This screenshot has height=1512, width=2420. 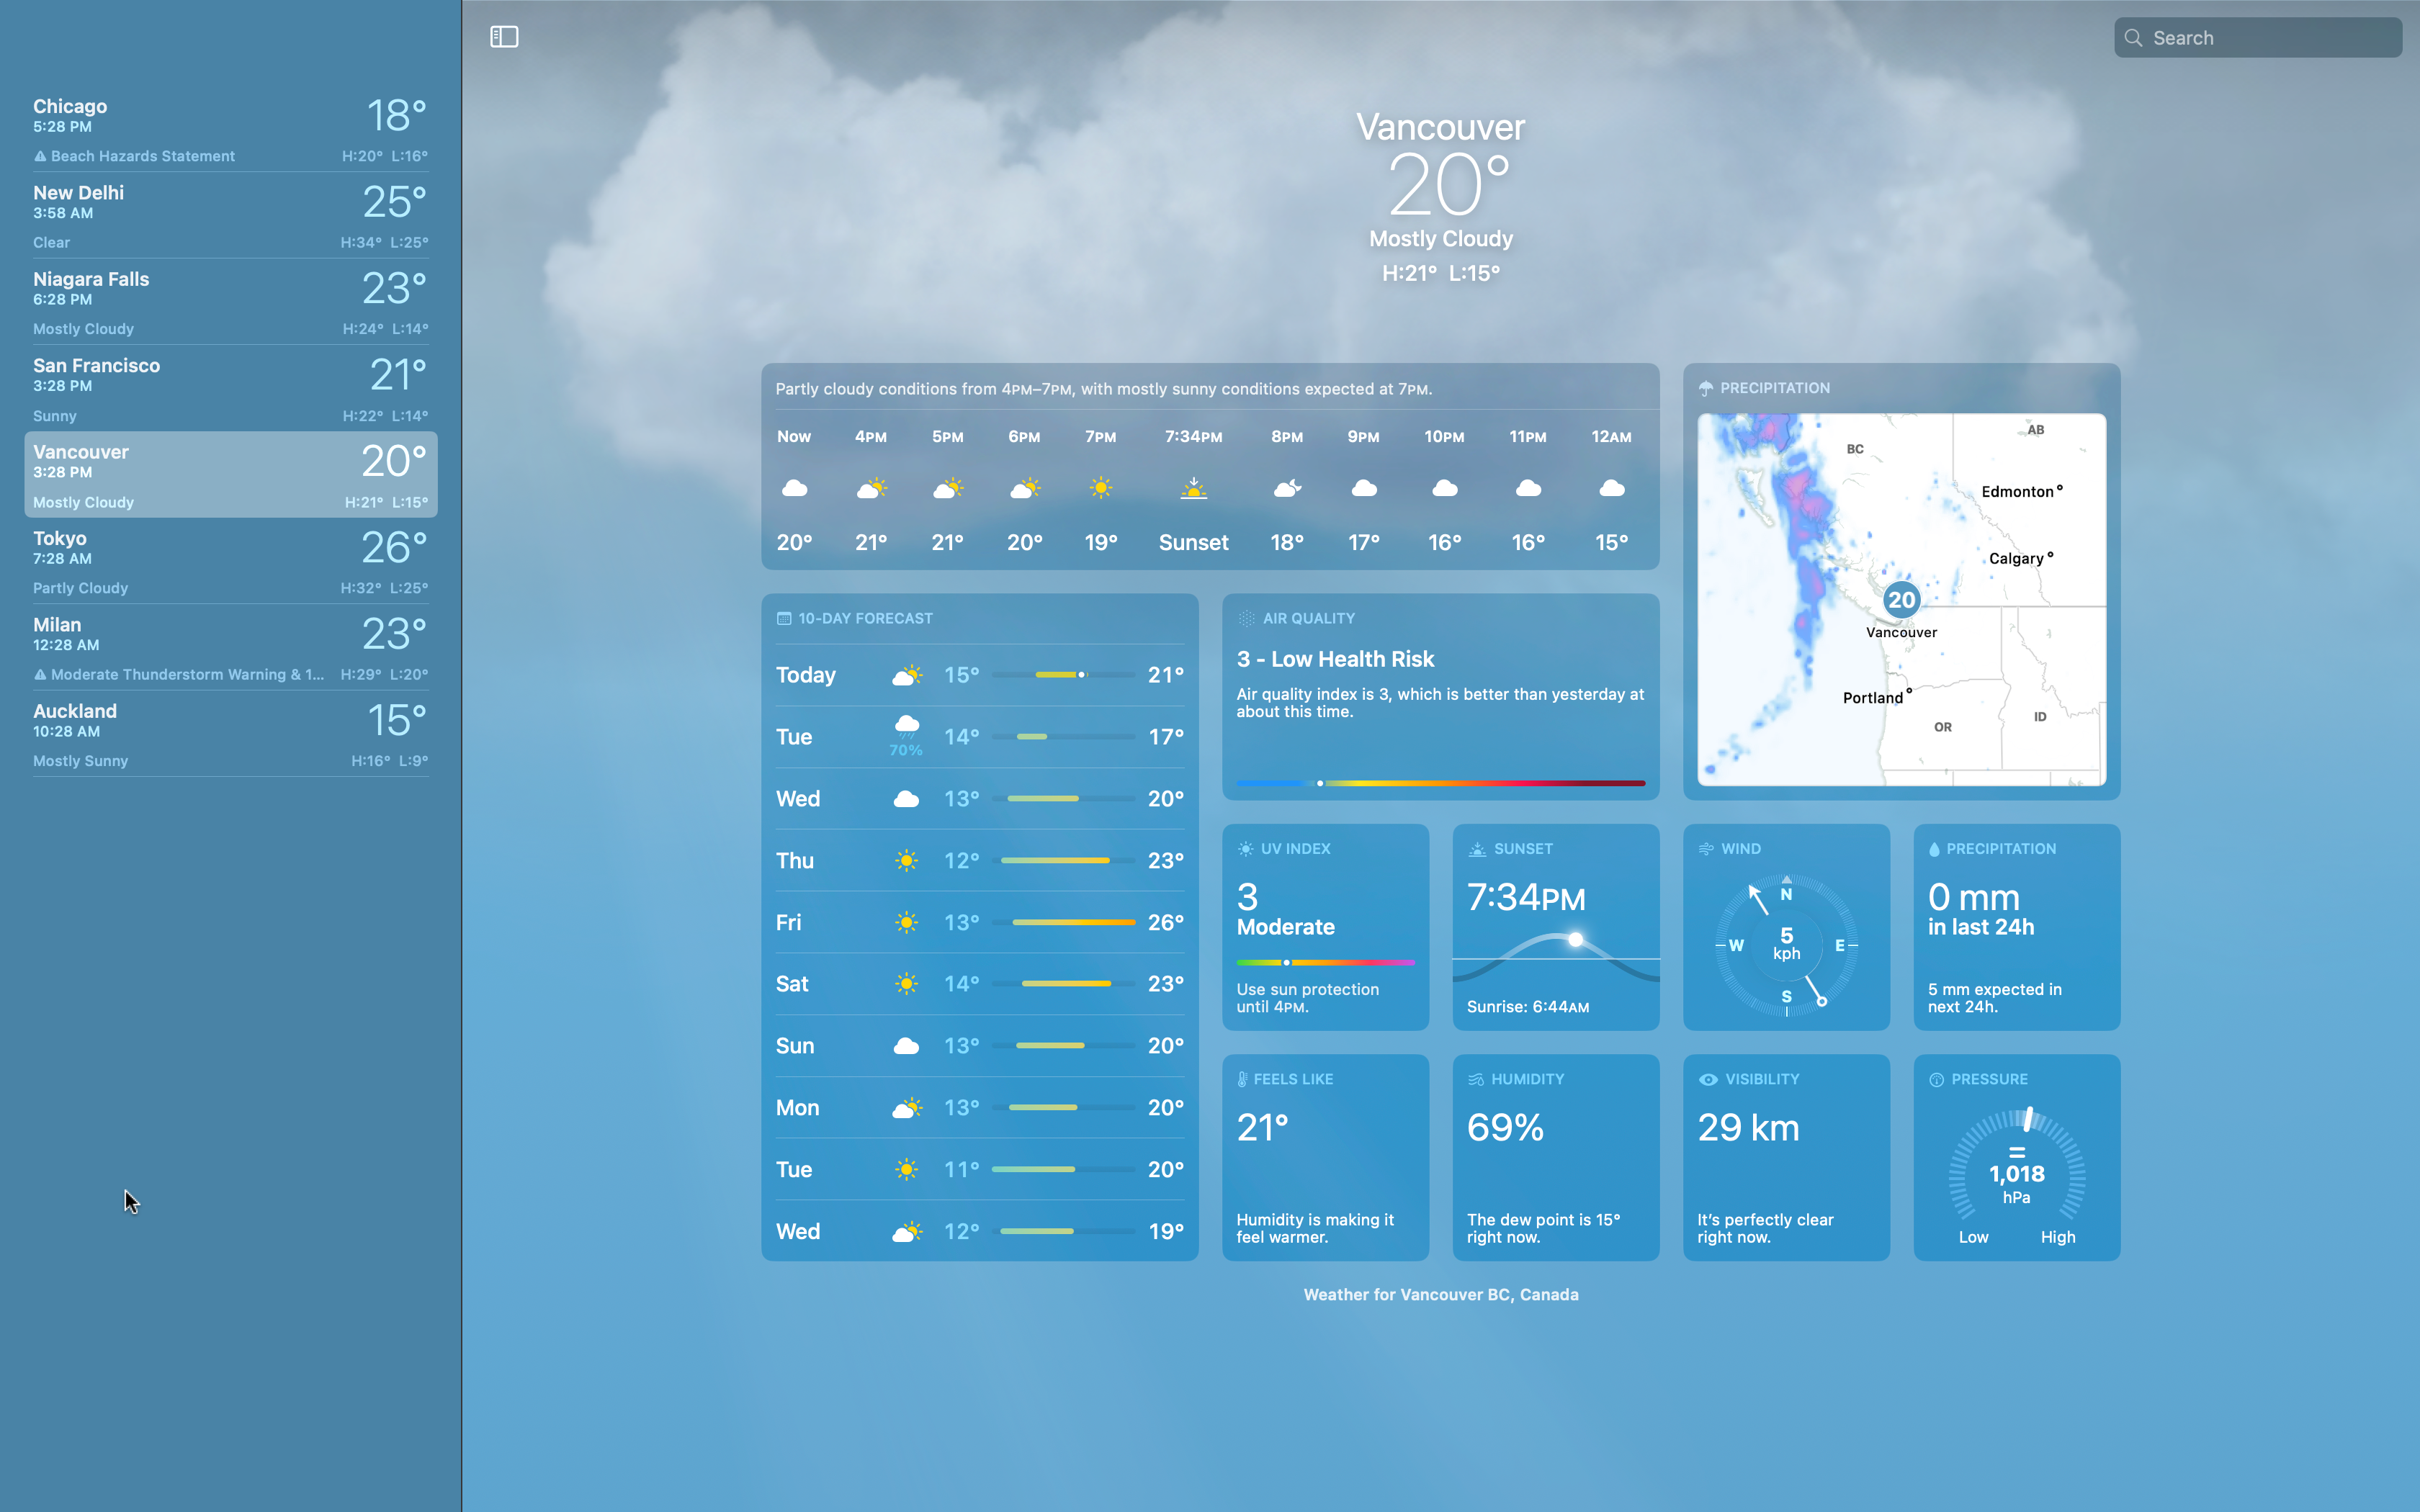 What do you see at coordinates (226, 382) in the screenshot?
I see `Verify meteorological conditions in San Francisco` at bounding box center [226, 382].